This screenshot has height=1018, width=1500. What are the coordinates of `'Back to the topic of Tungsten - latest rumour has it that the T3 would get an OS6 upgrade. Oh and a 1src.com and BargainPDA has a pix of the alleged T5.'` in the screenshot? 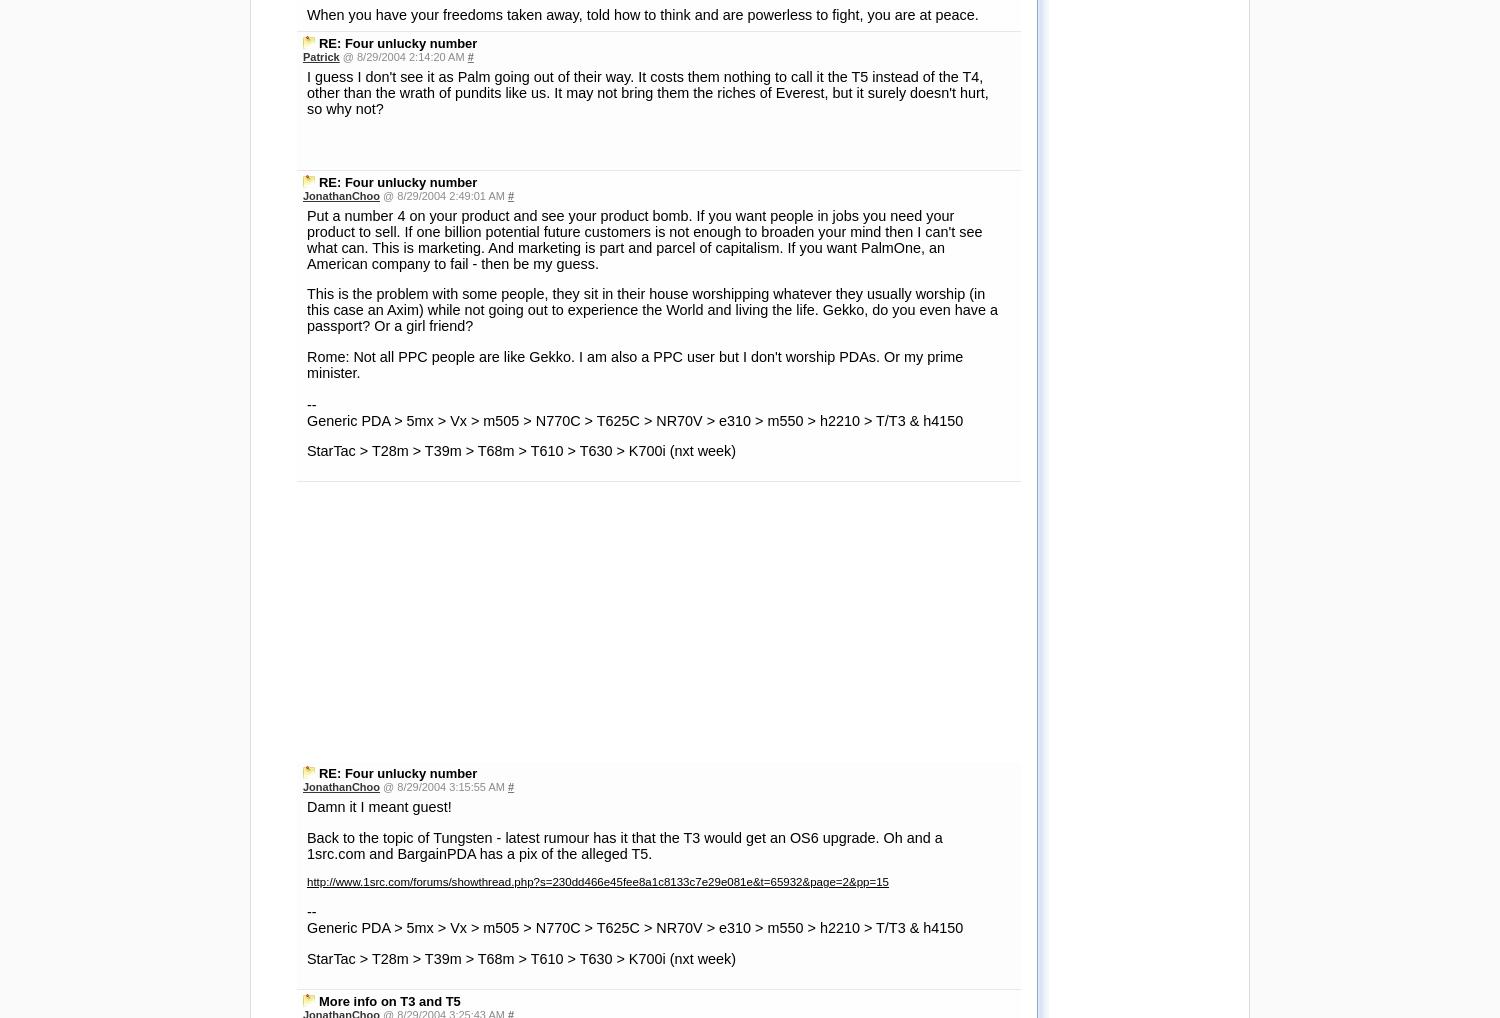 It's located at (623, 285).